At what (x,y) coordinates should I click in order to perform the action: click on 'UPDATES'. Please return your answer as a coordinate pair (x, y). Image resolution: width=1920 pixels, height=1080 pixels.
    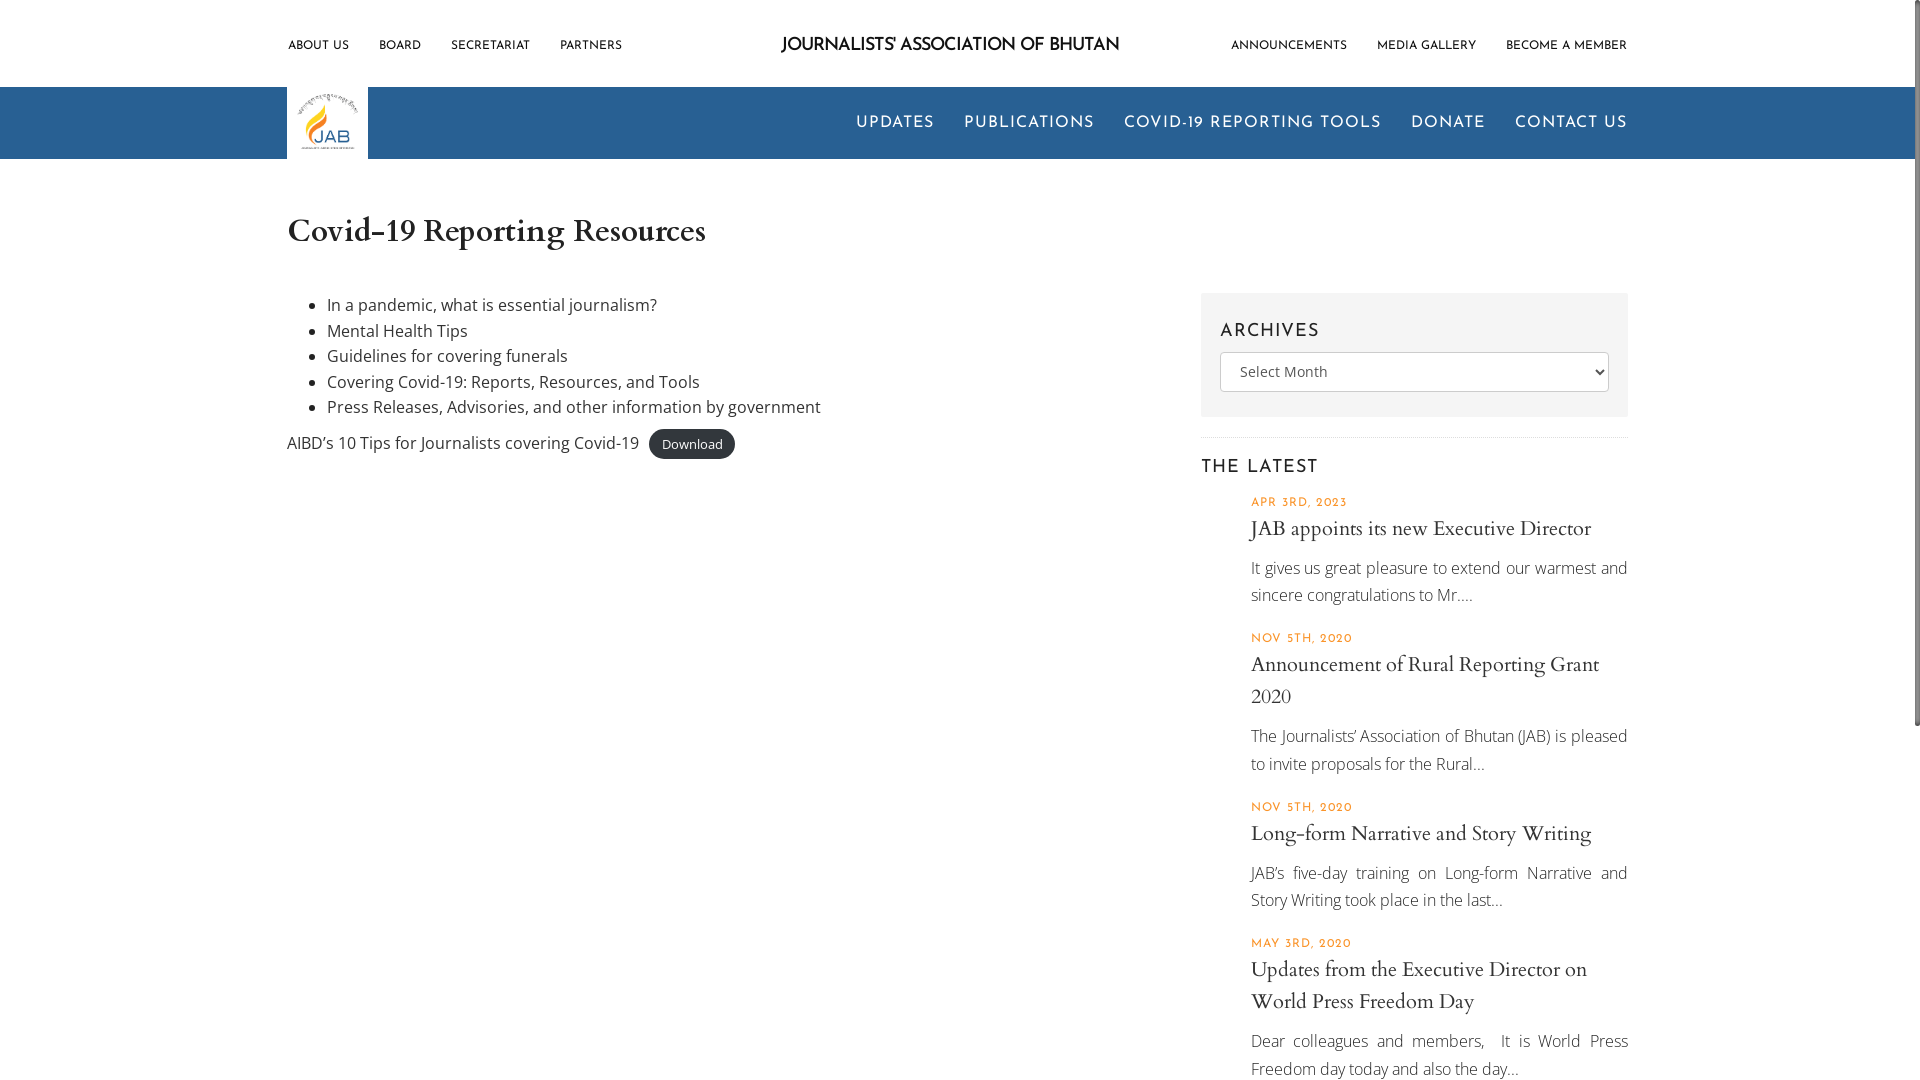
    Looking at the image, I should click on (840, 123).